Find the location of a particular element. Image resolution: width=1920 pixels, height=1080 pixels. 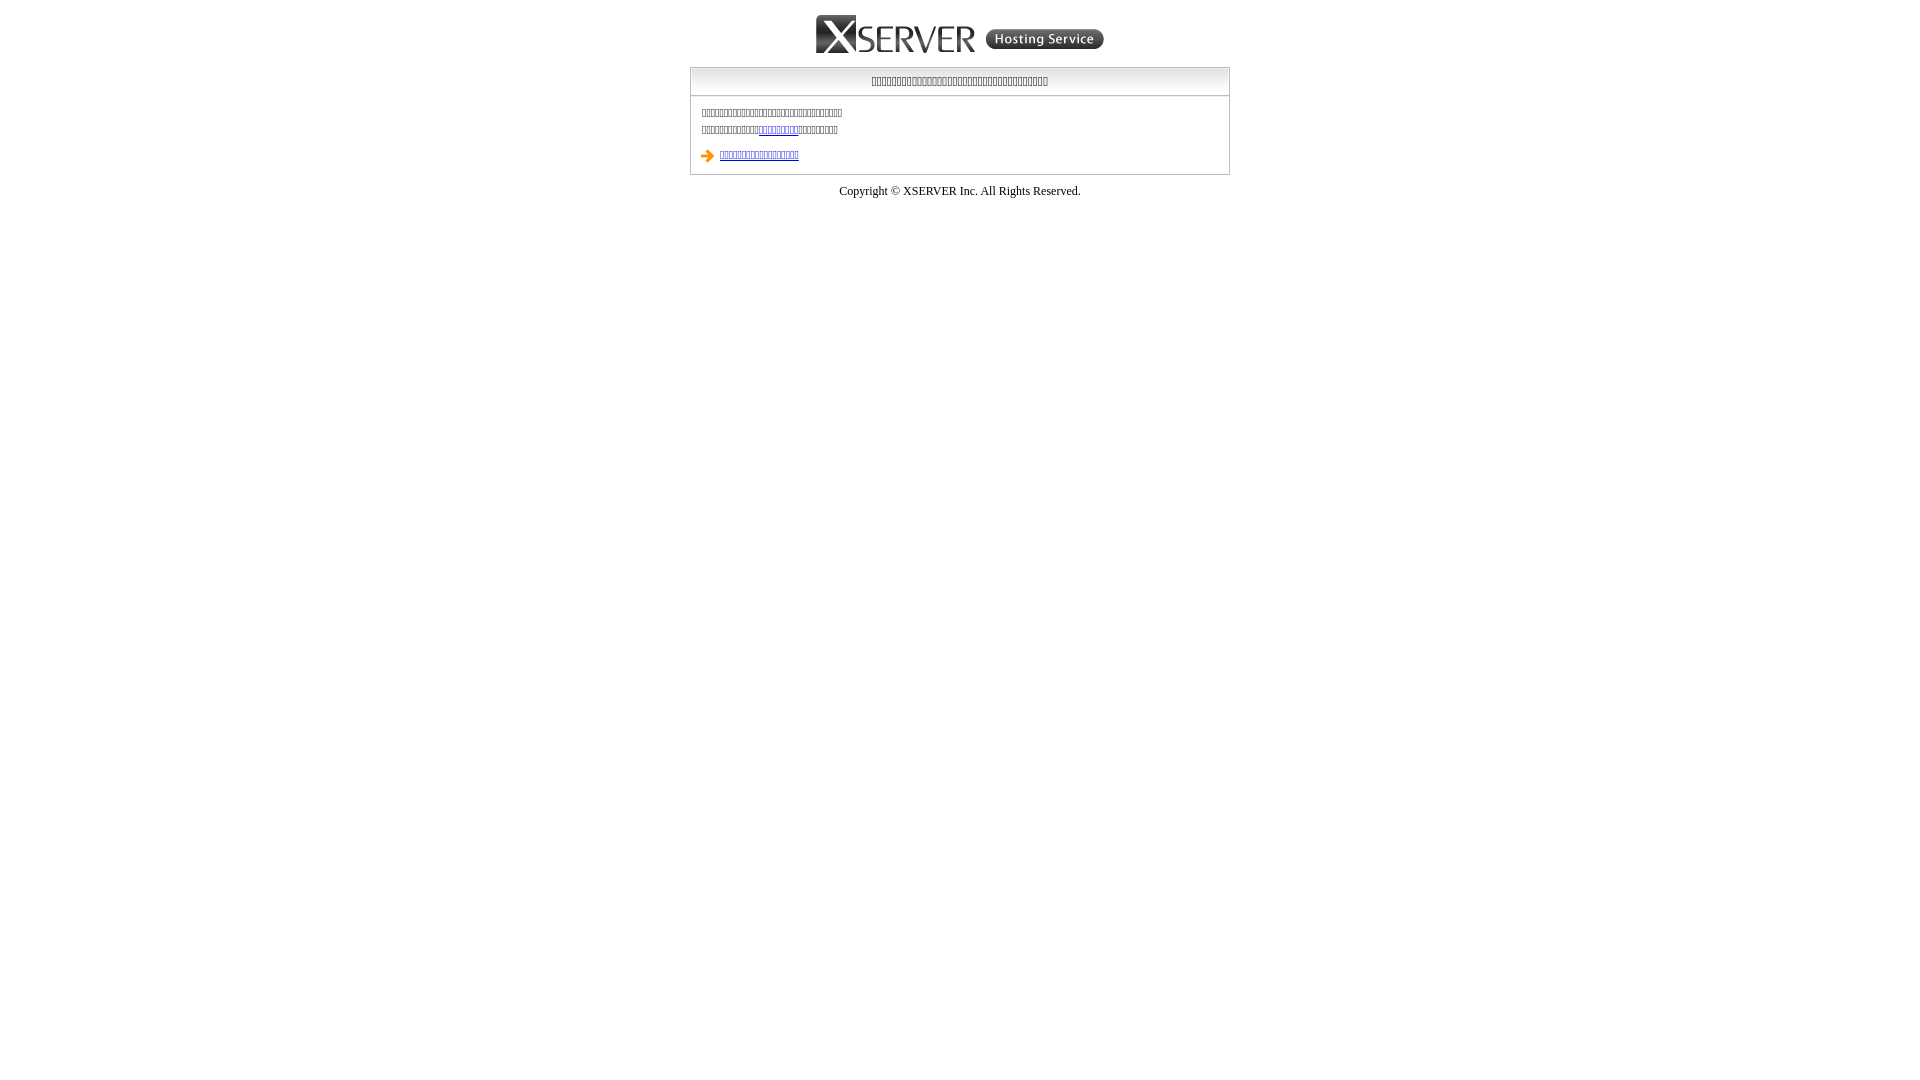

'Xserver Hosting Service' is located at coordinates (960, 34).